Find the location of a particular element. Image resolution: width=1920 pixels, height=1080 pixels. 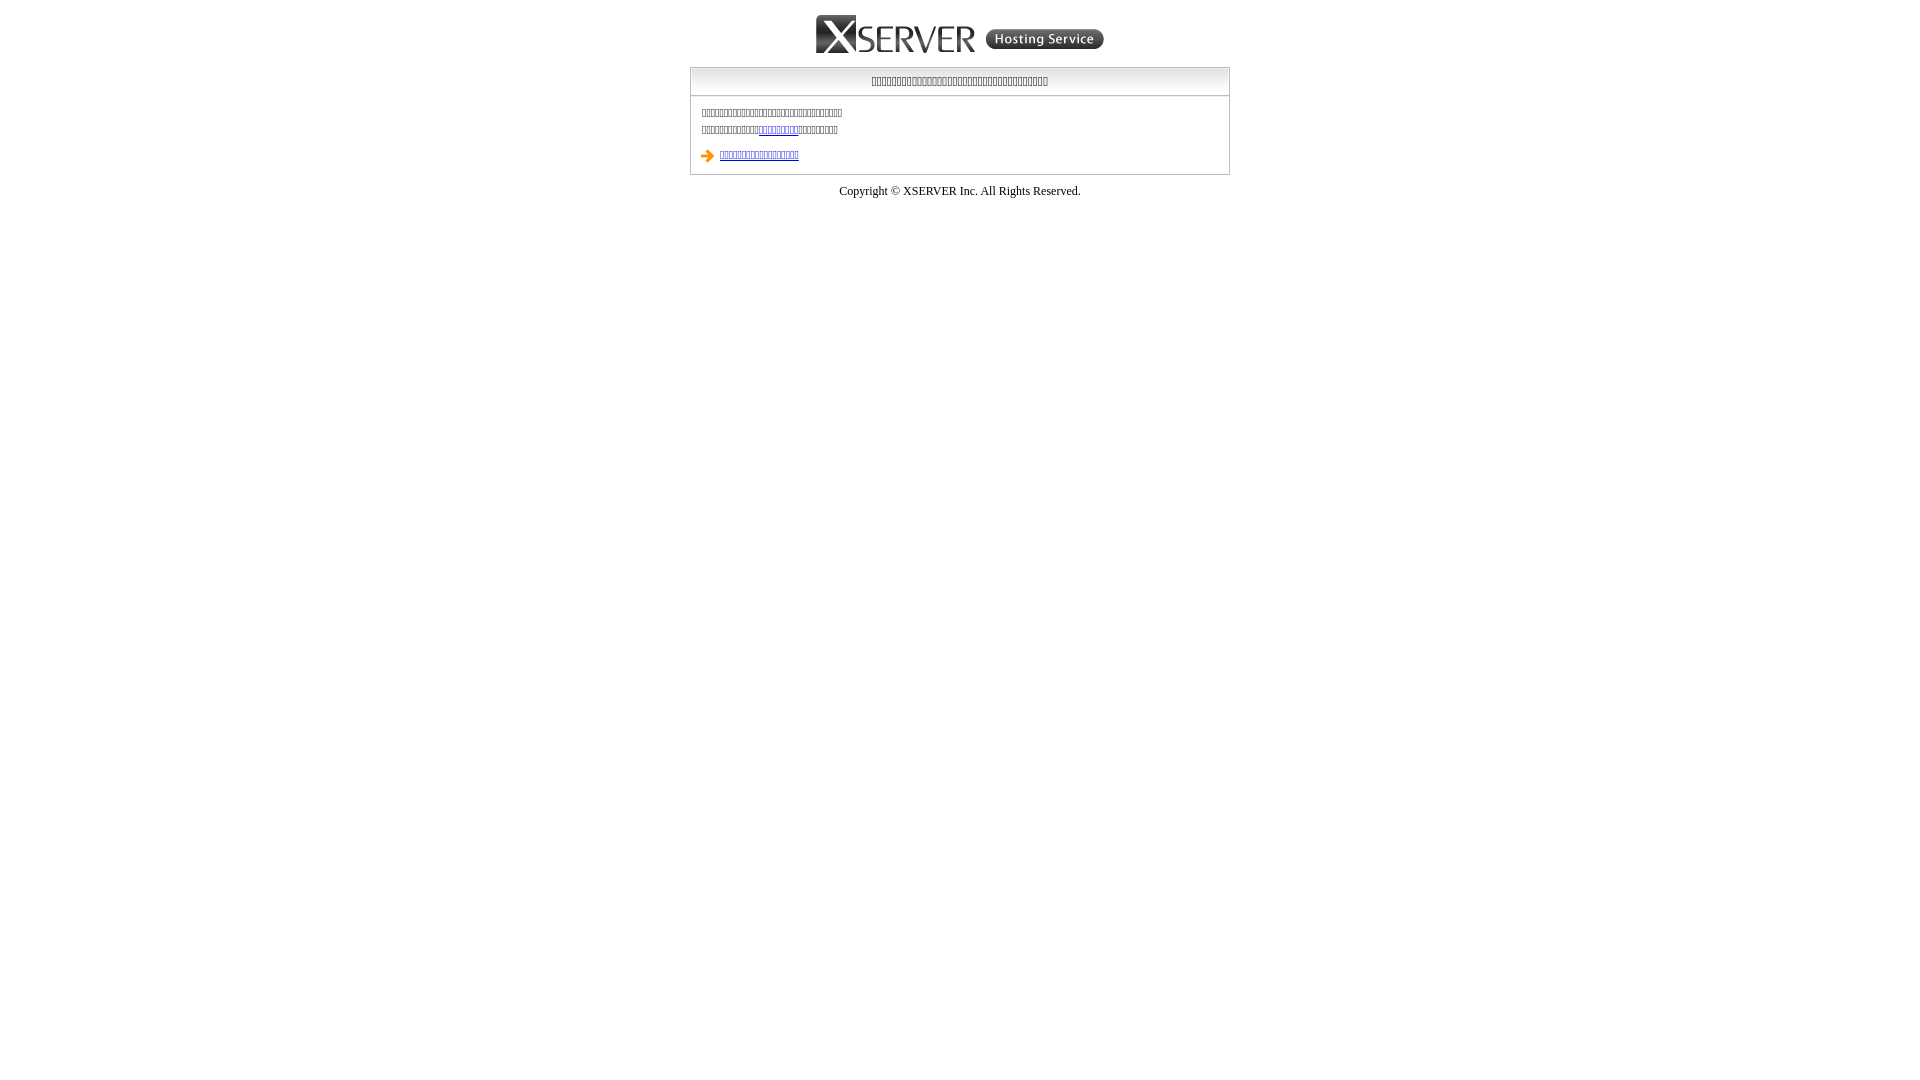

'Xserver Hosting Service' is located at coordinates (960, 34).